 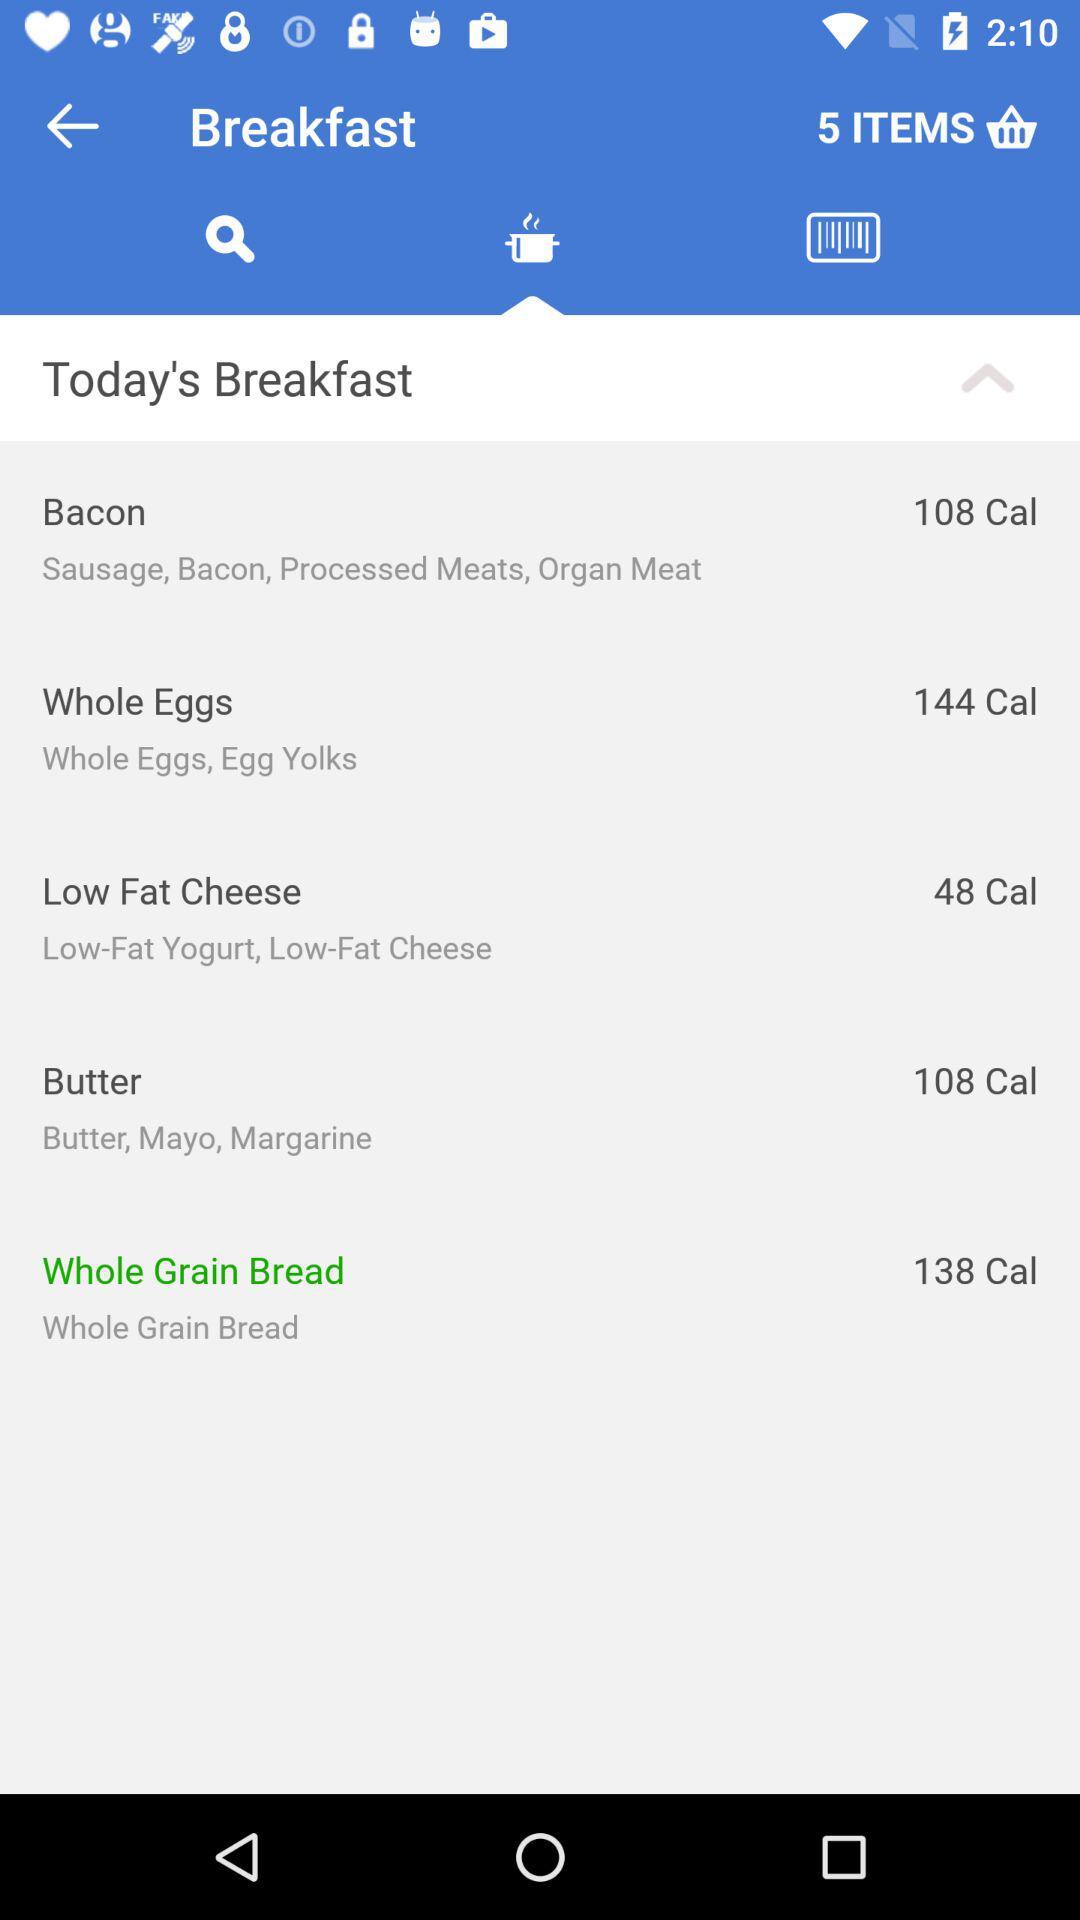 What do you see at coordinates (843, 261) in the screenshot?
I see `lunch menu` at bounding box center [843, 261].